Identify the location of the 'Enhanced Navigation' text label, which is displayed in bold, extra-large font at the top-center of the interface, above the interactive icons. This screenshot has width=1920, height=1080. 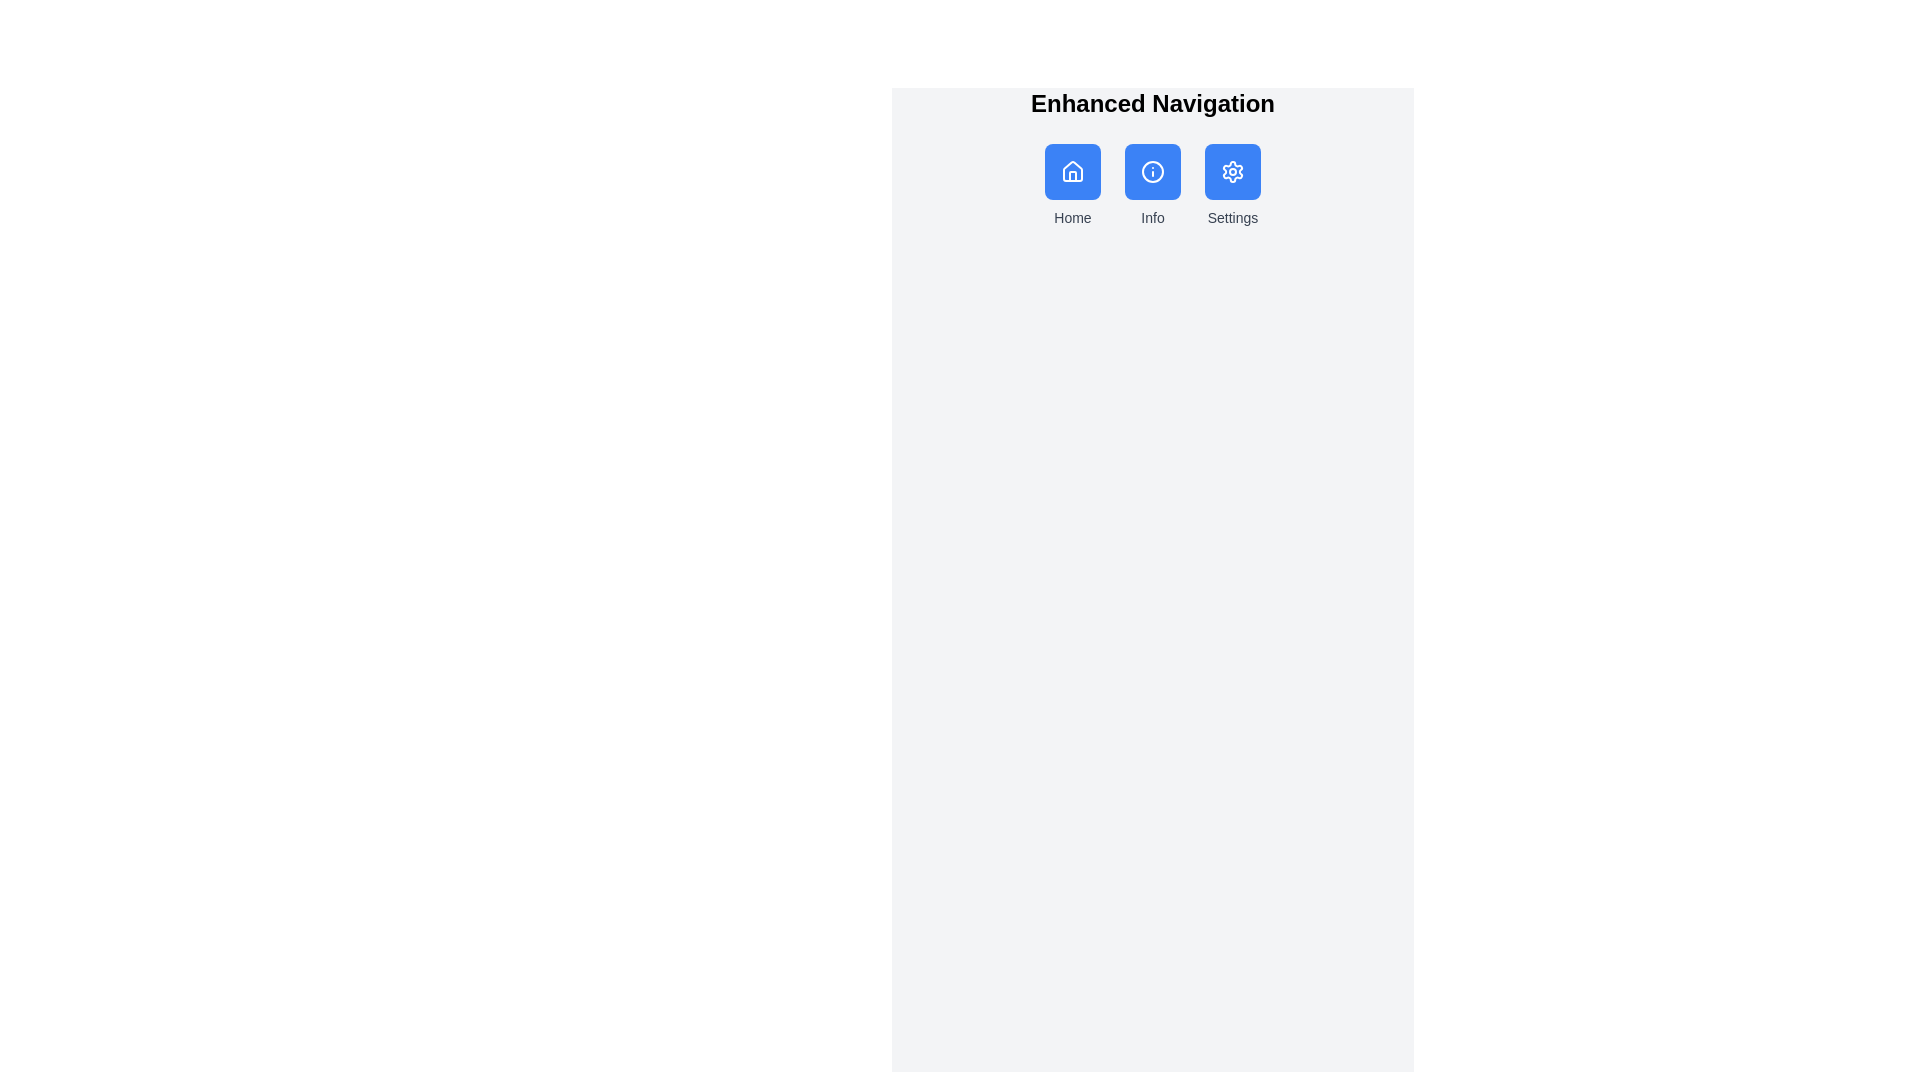
(1152, 104).